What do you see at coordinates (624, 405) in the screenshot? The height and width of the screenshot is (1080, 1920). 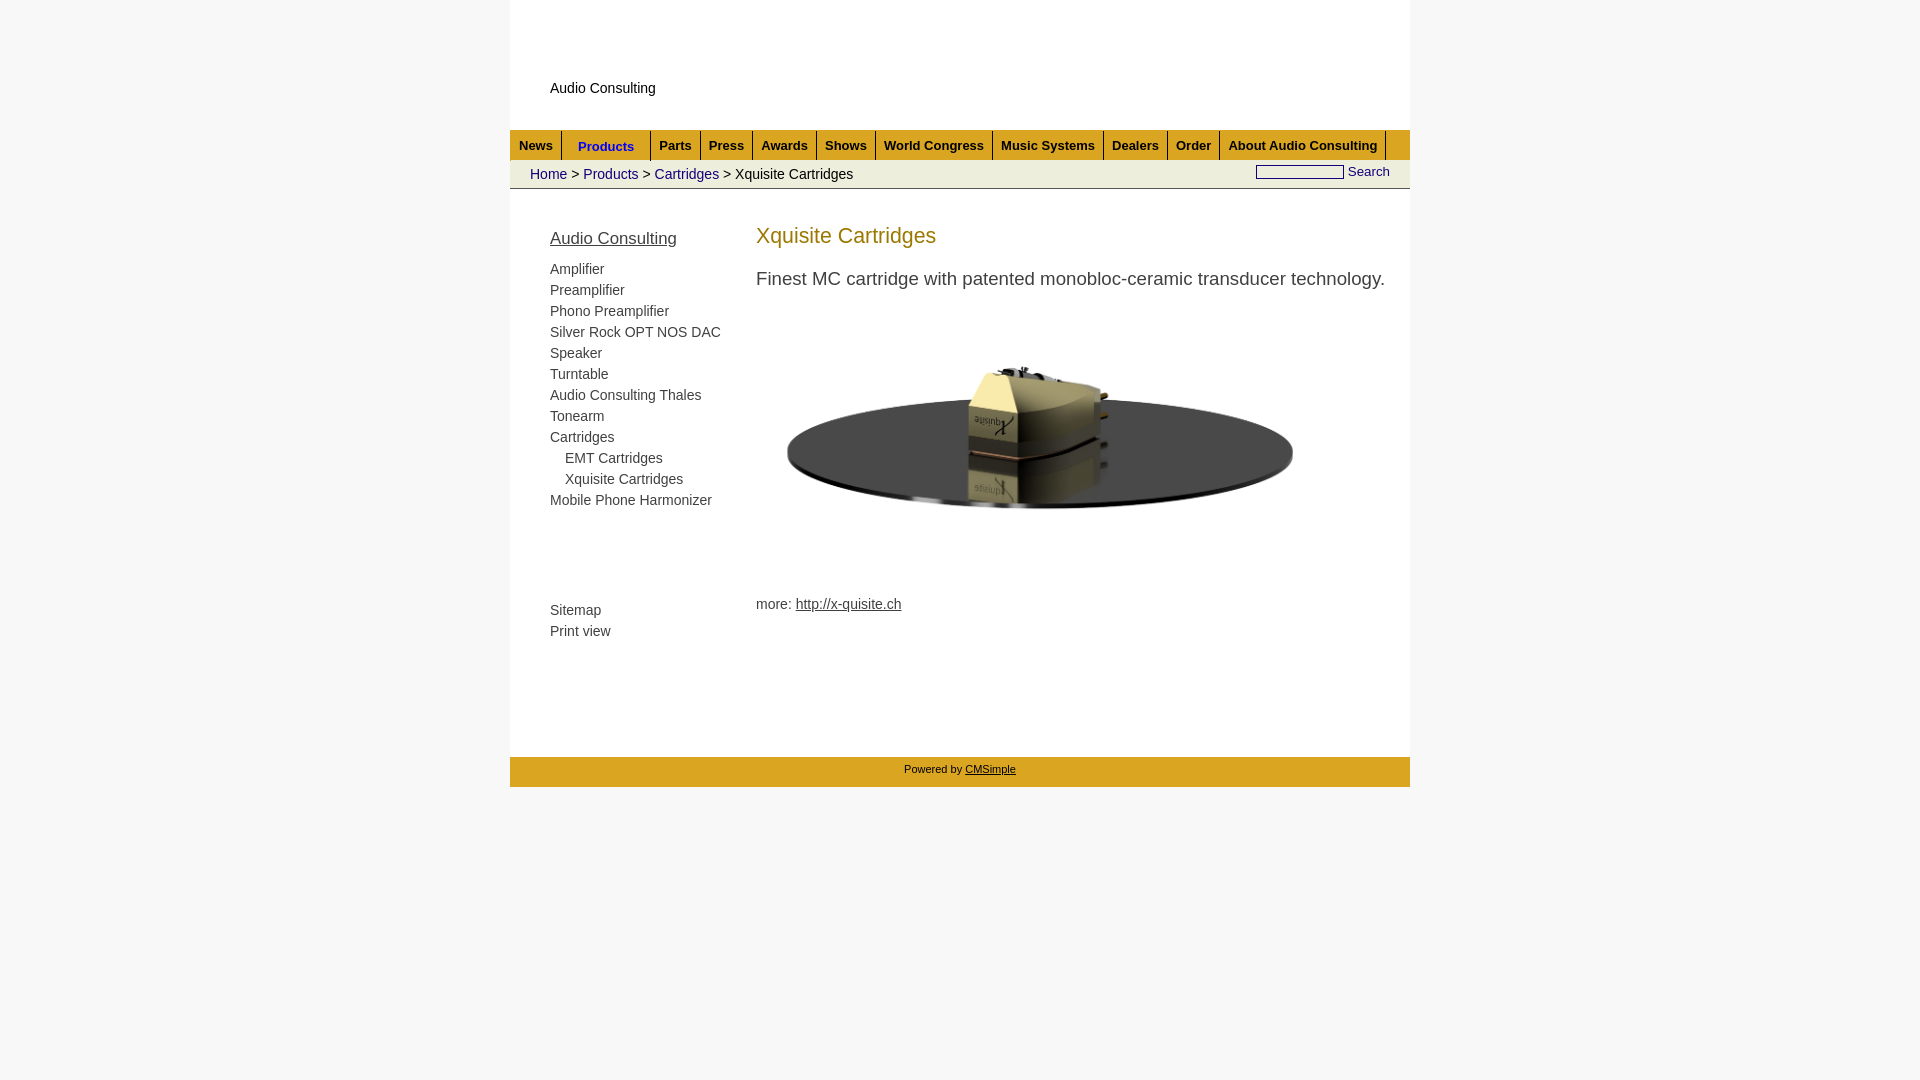 I see `'Audio Consulting Thales Tonearm'` at bounding box center [624, 405].